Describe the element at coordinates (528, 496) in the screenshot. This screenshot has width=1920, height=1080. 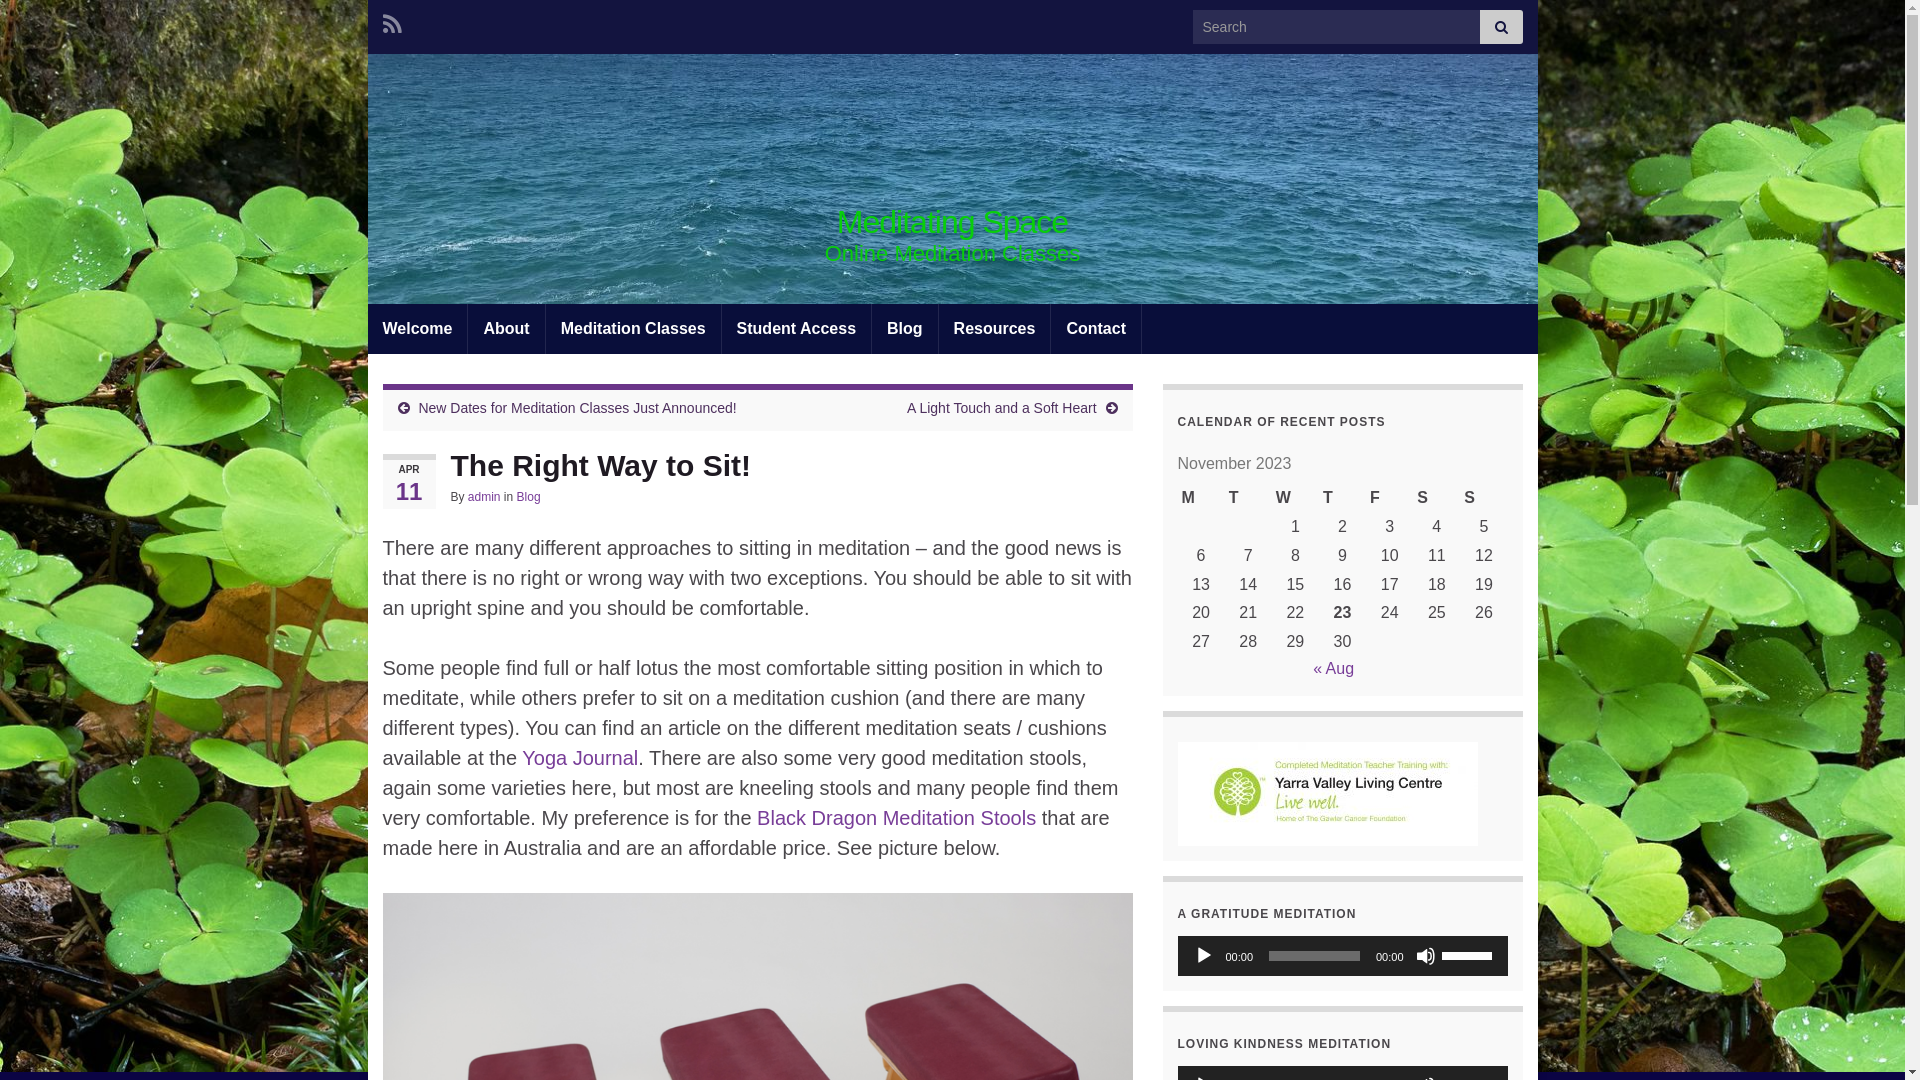
I see `'Blog'` at that location.